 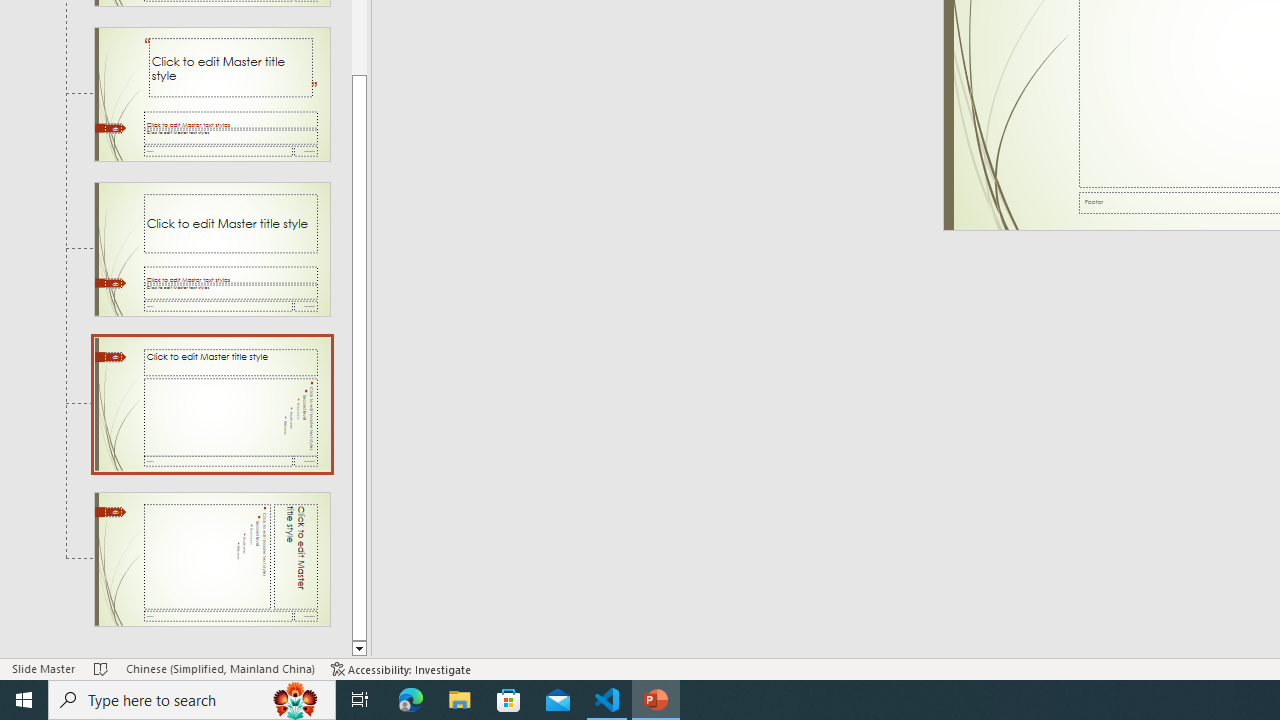 What do you see at coordinates (212, 404) in the screenshot?
I see `'Slide Title and Vertical Text Layout: used by no slides'` at bounding box center [212, 404].